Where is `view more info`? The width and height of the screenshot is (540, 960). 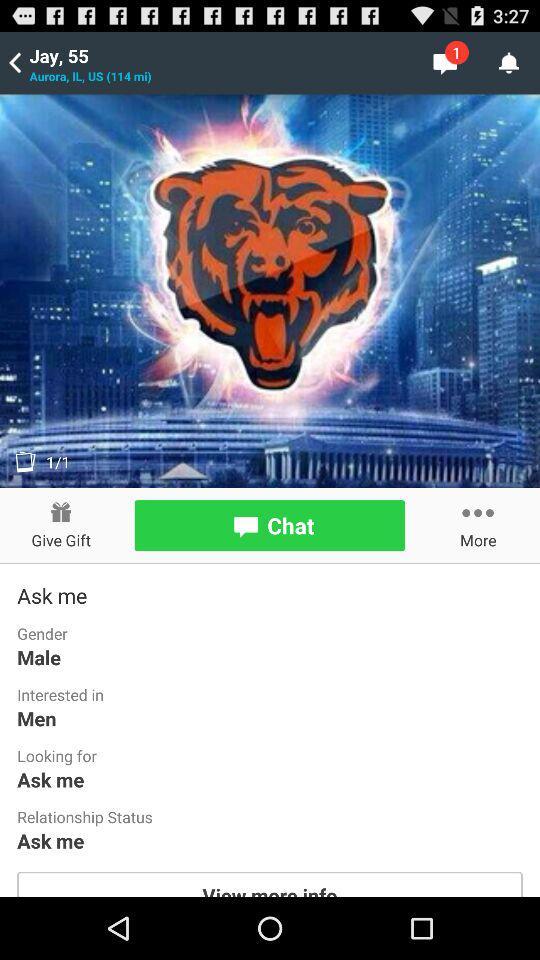
view more info is located at coordinates (270, 883).